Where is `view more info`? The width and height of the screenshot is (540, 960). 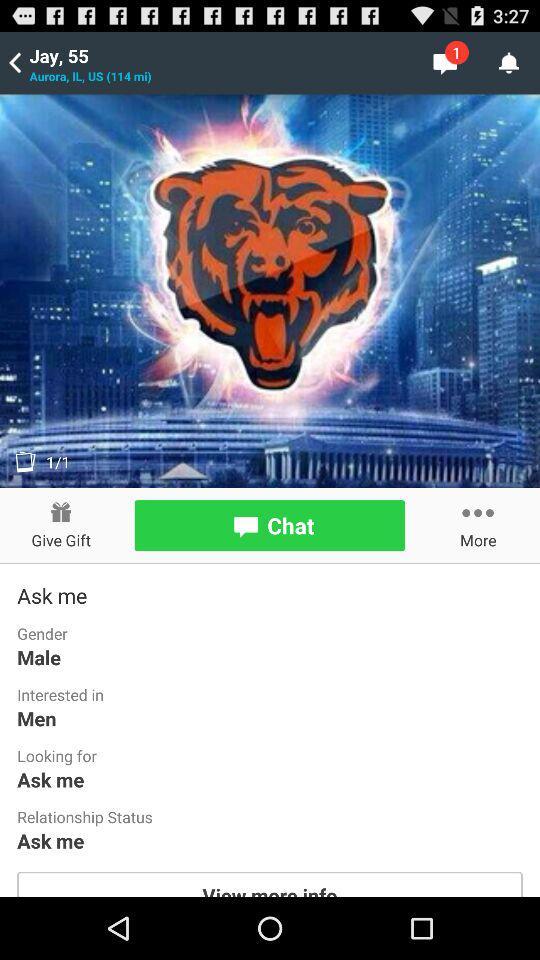
view more info is located at coordinates (270, 883).